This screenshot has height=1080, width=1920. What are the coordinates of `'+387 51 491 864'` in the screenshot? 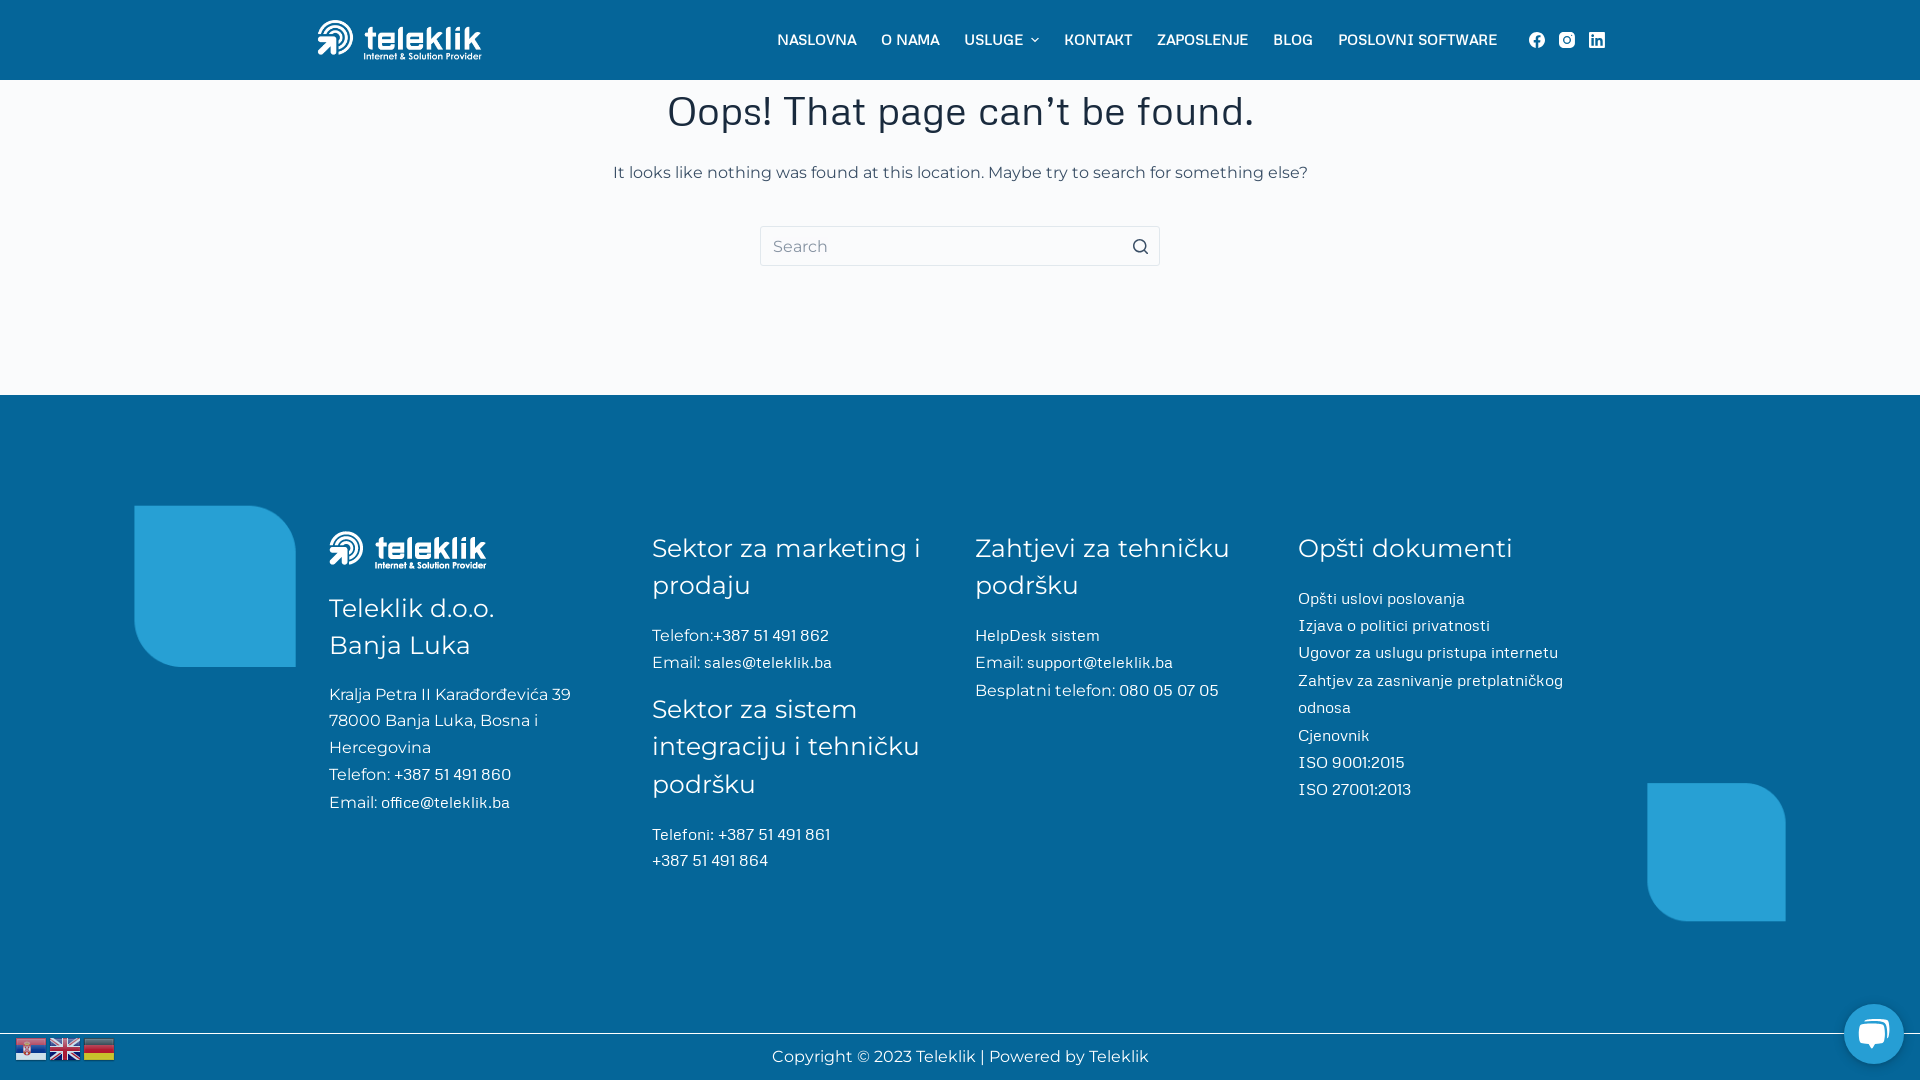 It's located at (652, 859).